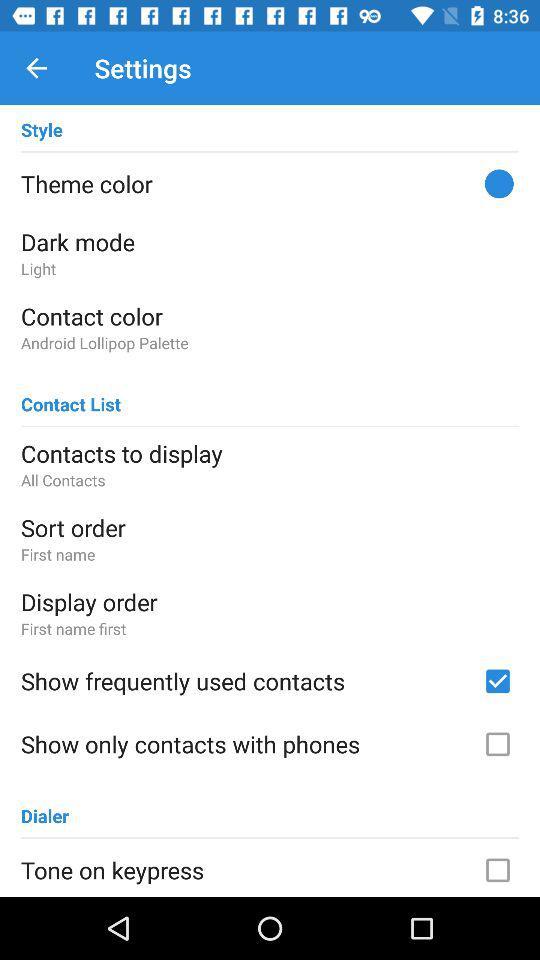  Describe the element at coordinates (44, 807) in the screenshot. I see `icon above tone on keypress icon` at that location.